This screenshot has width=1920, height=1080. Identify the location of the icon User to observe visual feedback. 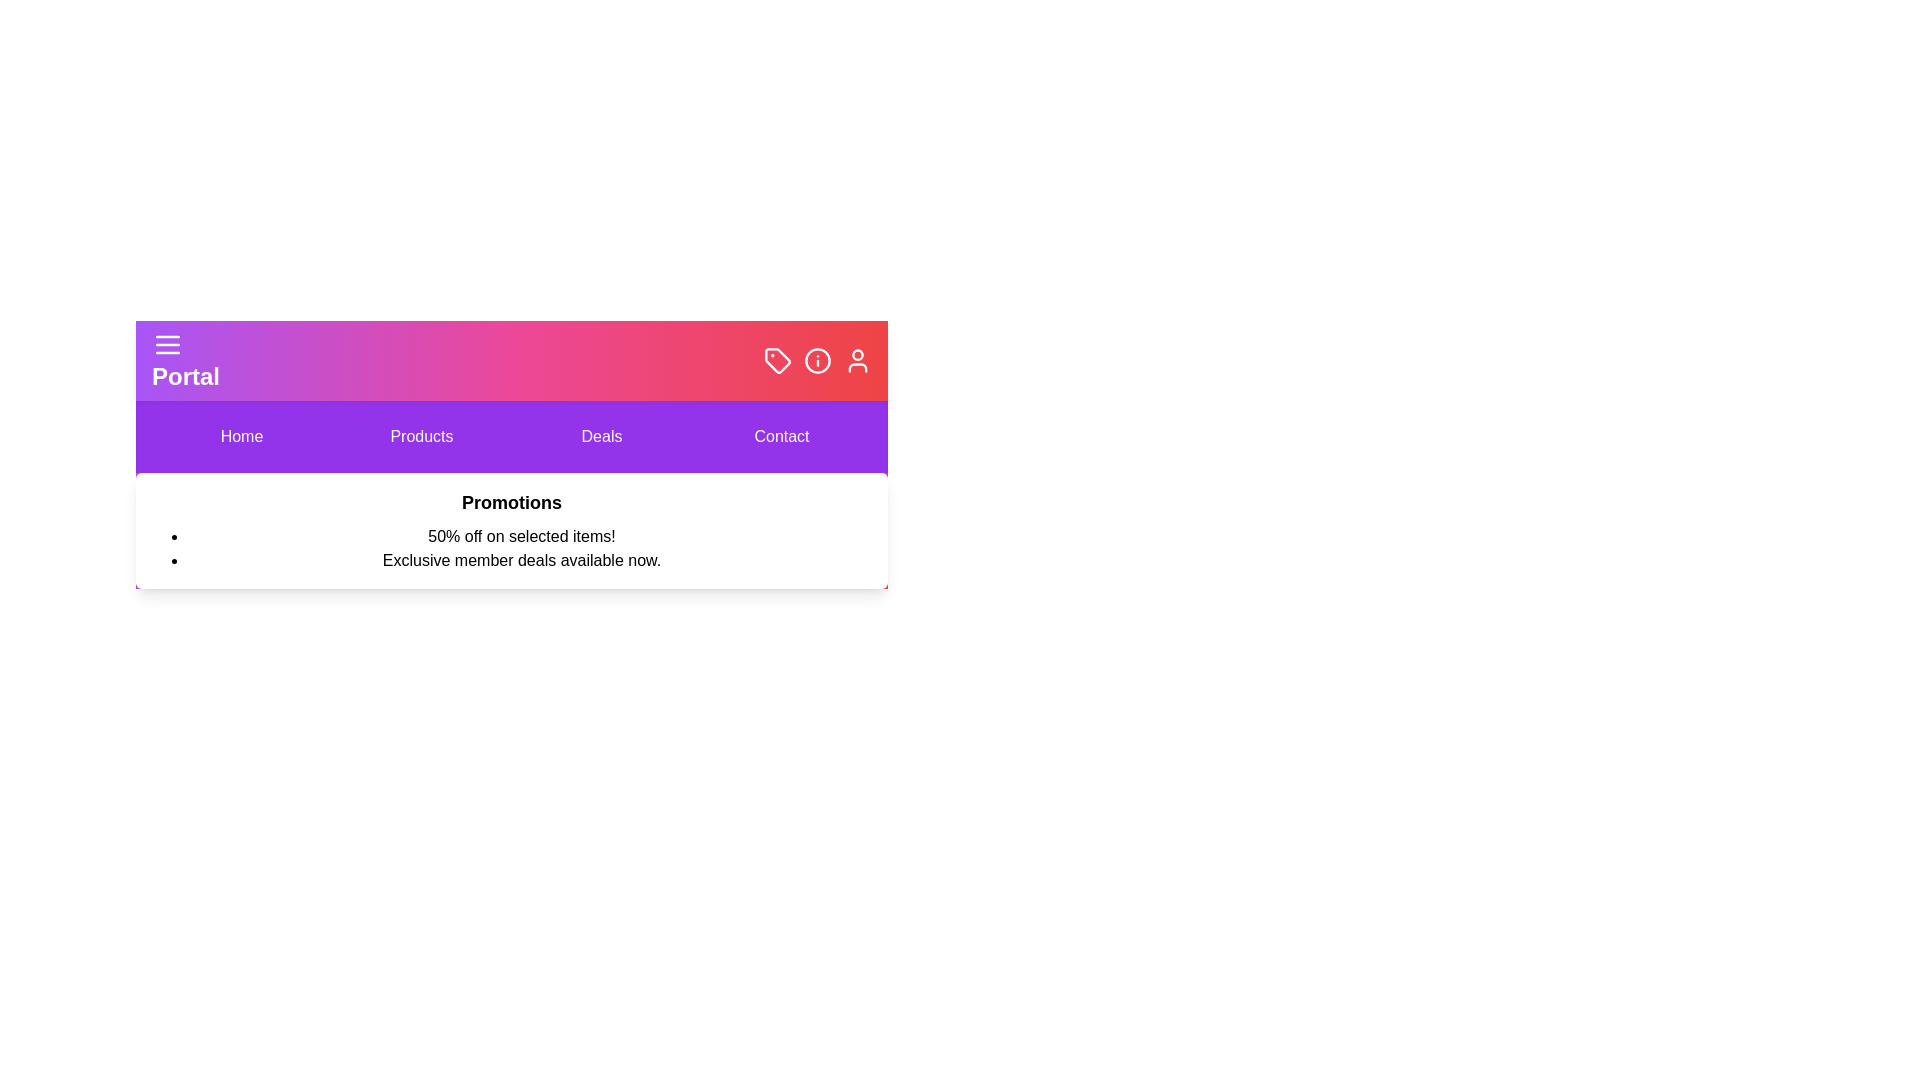
(858, 361).